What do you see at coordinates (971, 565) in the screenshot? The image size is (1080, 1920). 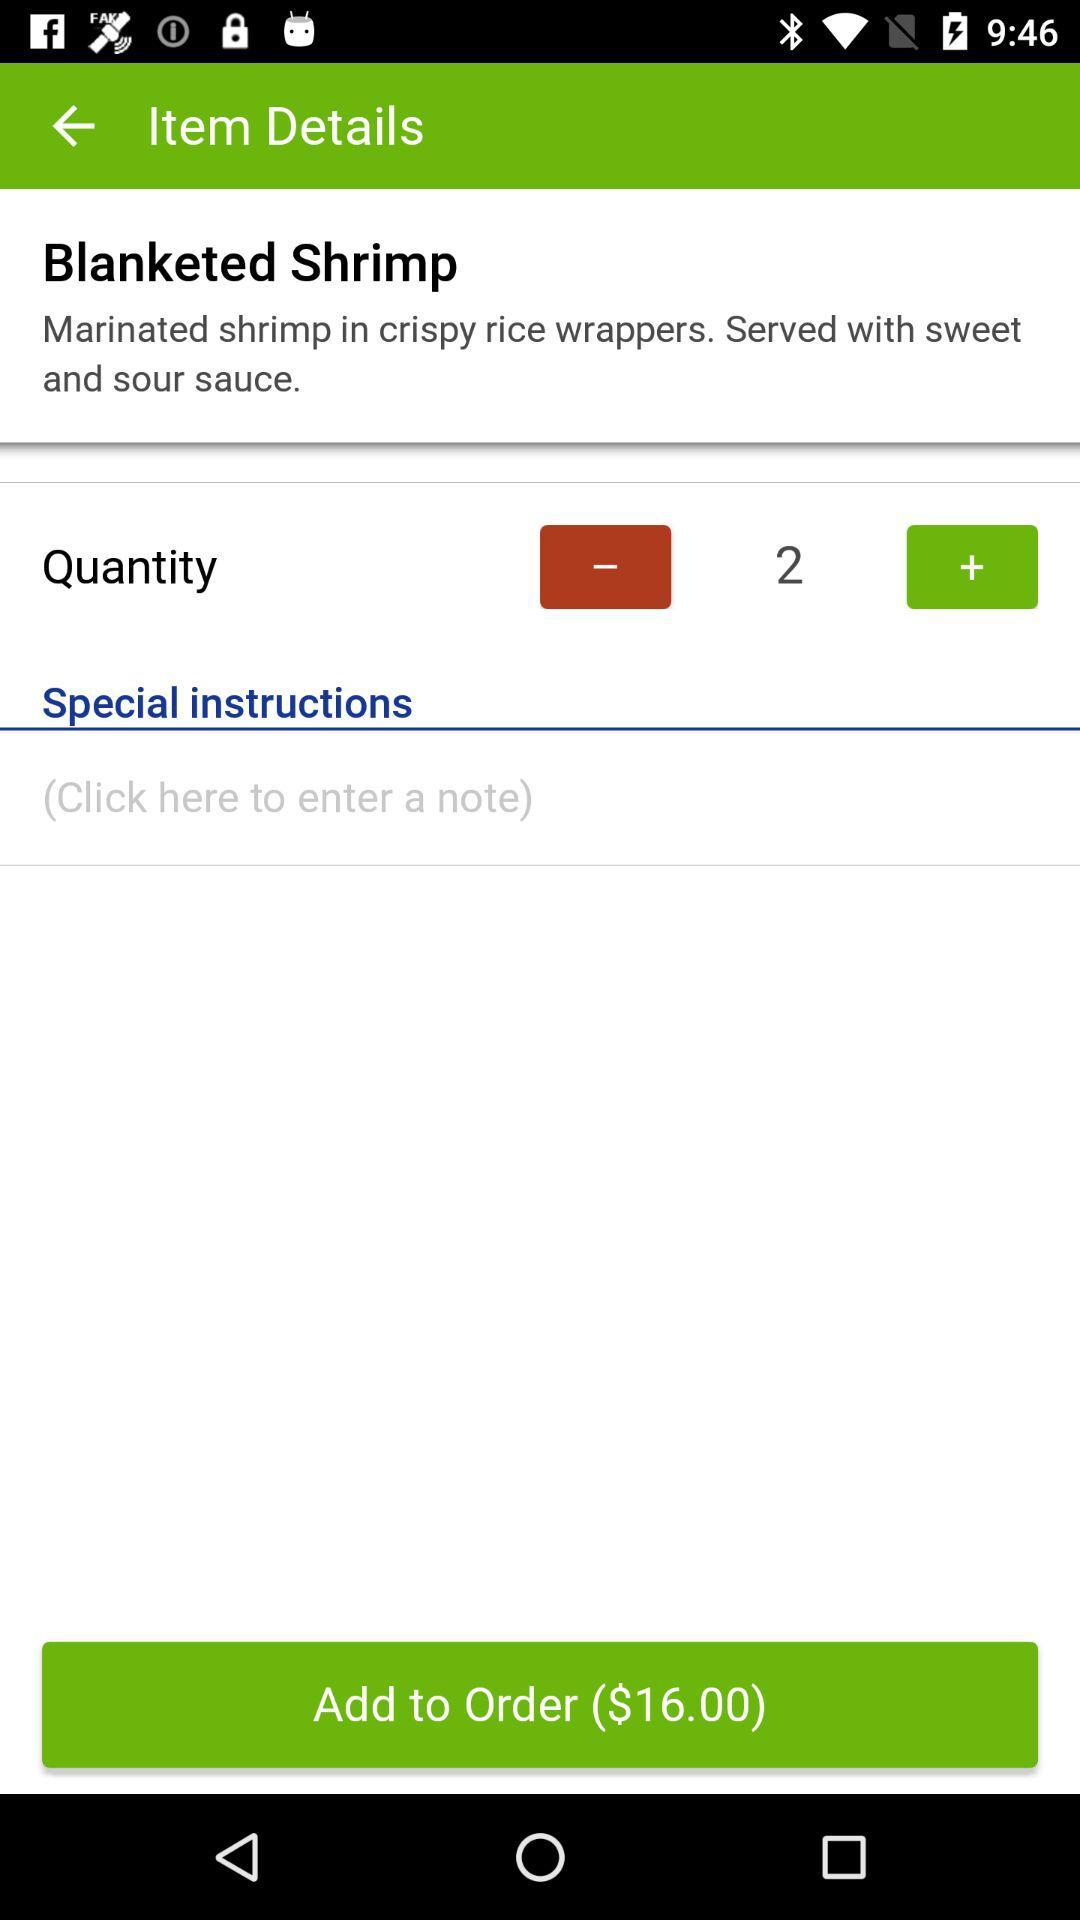 I see `item next to 2 item` at bounding box center [971, 565].